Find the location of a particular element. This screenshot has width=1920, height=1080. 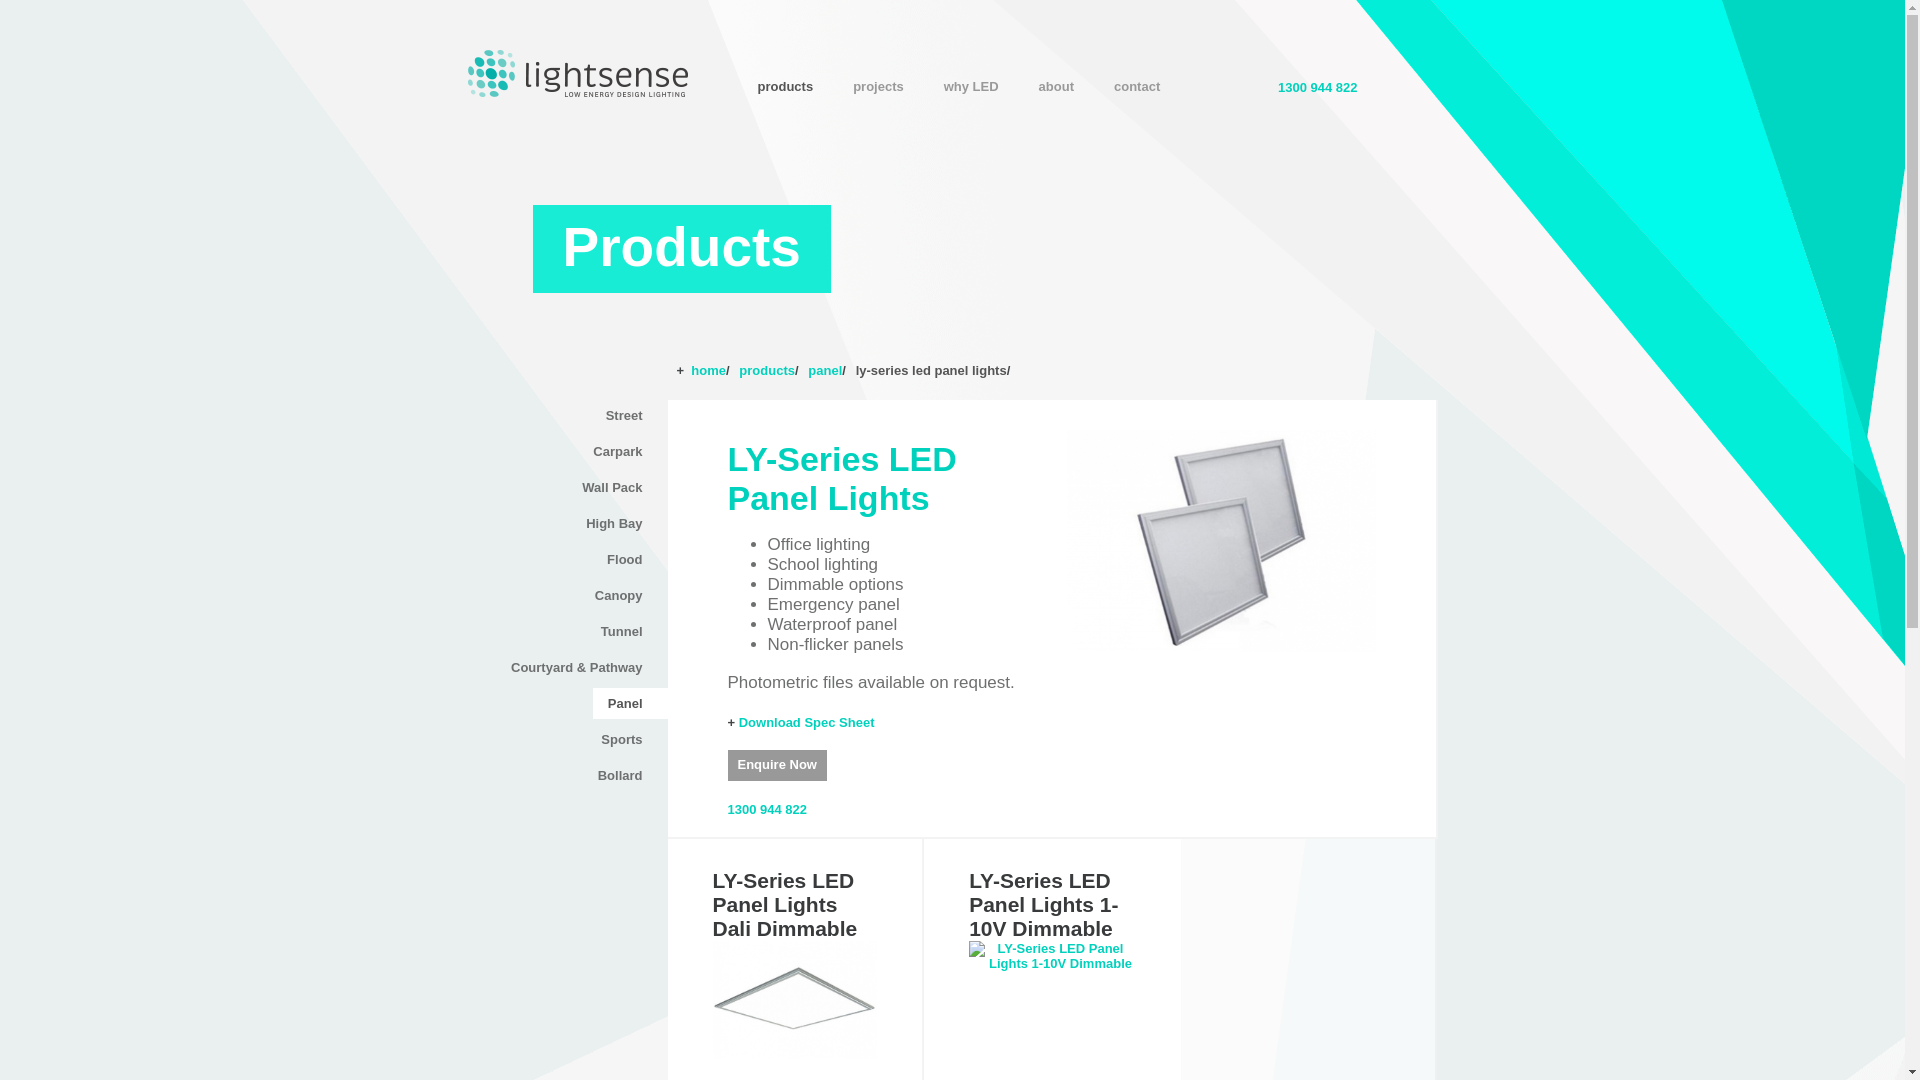

'+  home/' is located at coordinates (702, 370).